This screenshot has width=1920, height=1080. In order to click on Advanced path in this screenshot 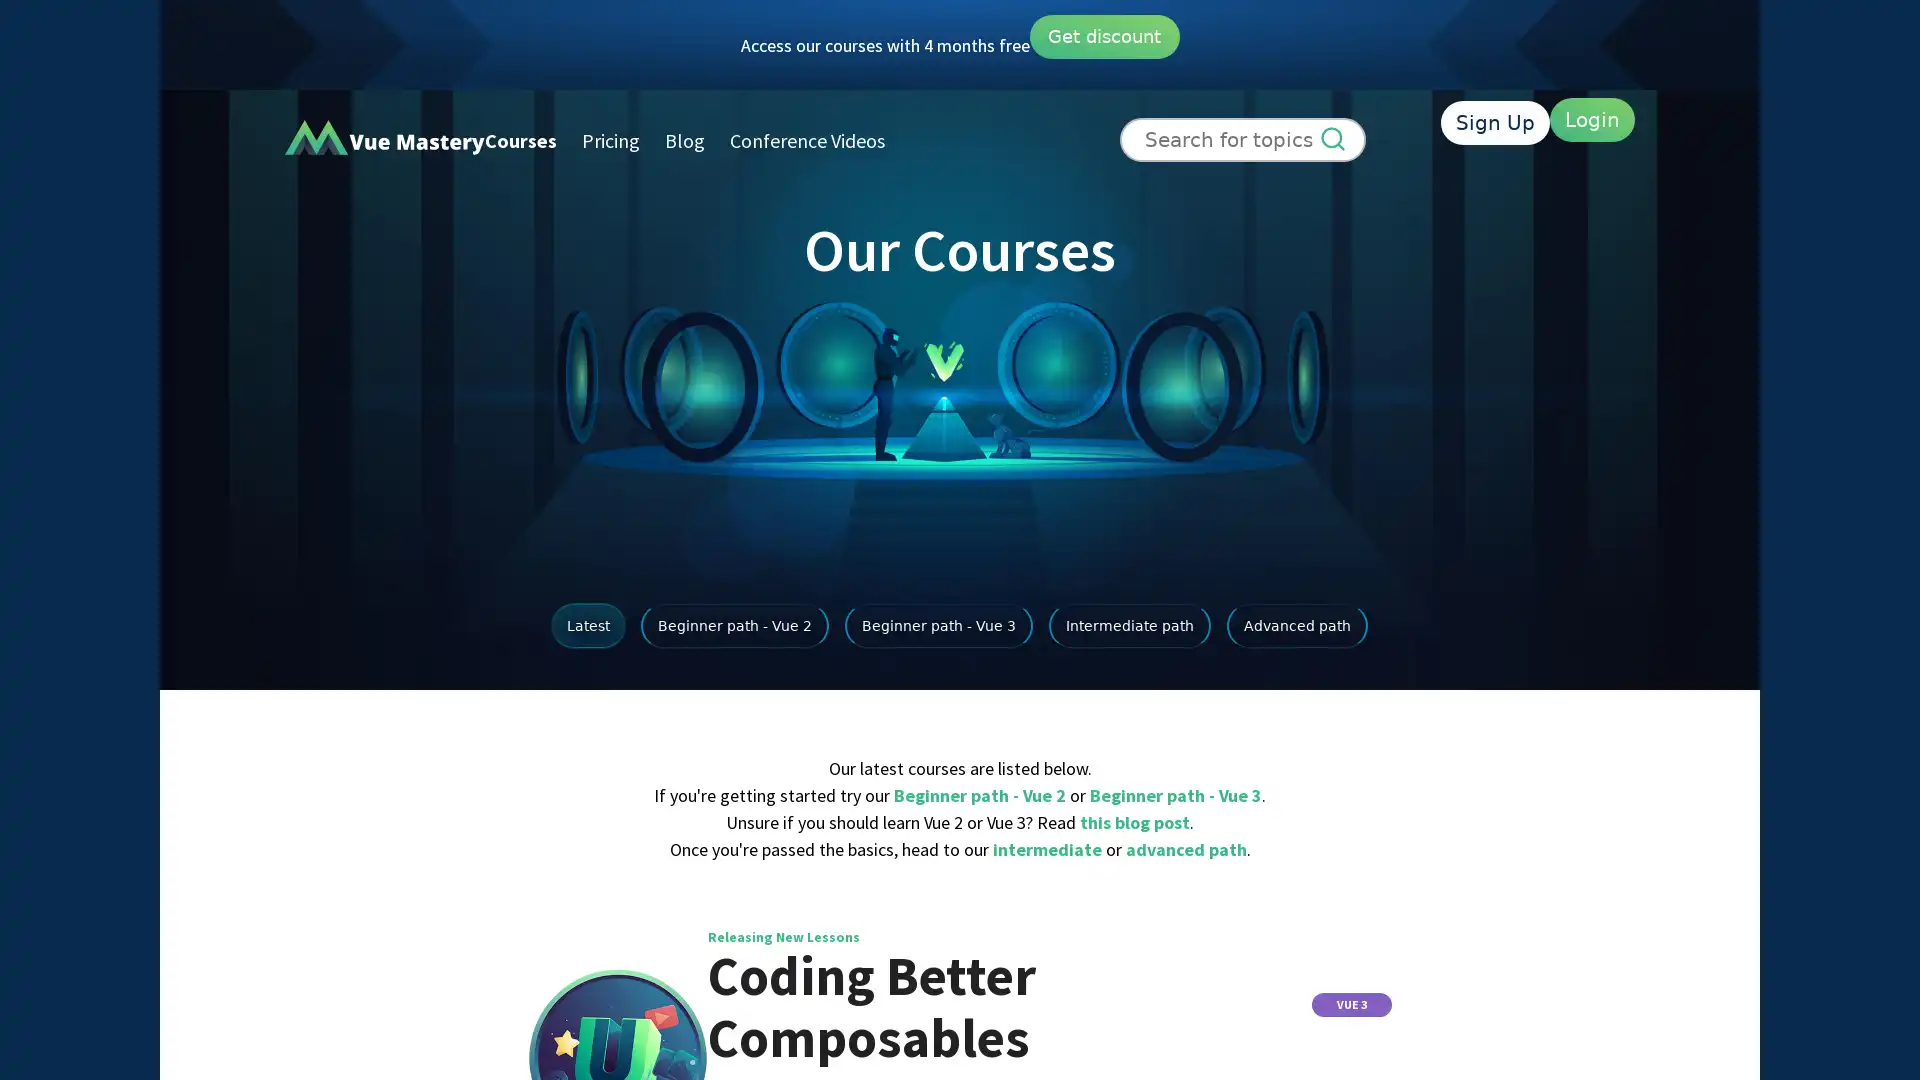, I will do `click(1419, 624)`.